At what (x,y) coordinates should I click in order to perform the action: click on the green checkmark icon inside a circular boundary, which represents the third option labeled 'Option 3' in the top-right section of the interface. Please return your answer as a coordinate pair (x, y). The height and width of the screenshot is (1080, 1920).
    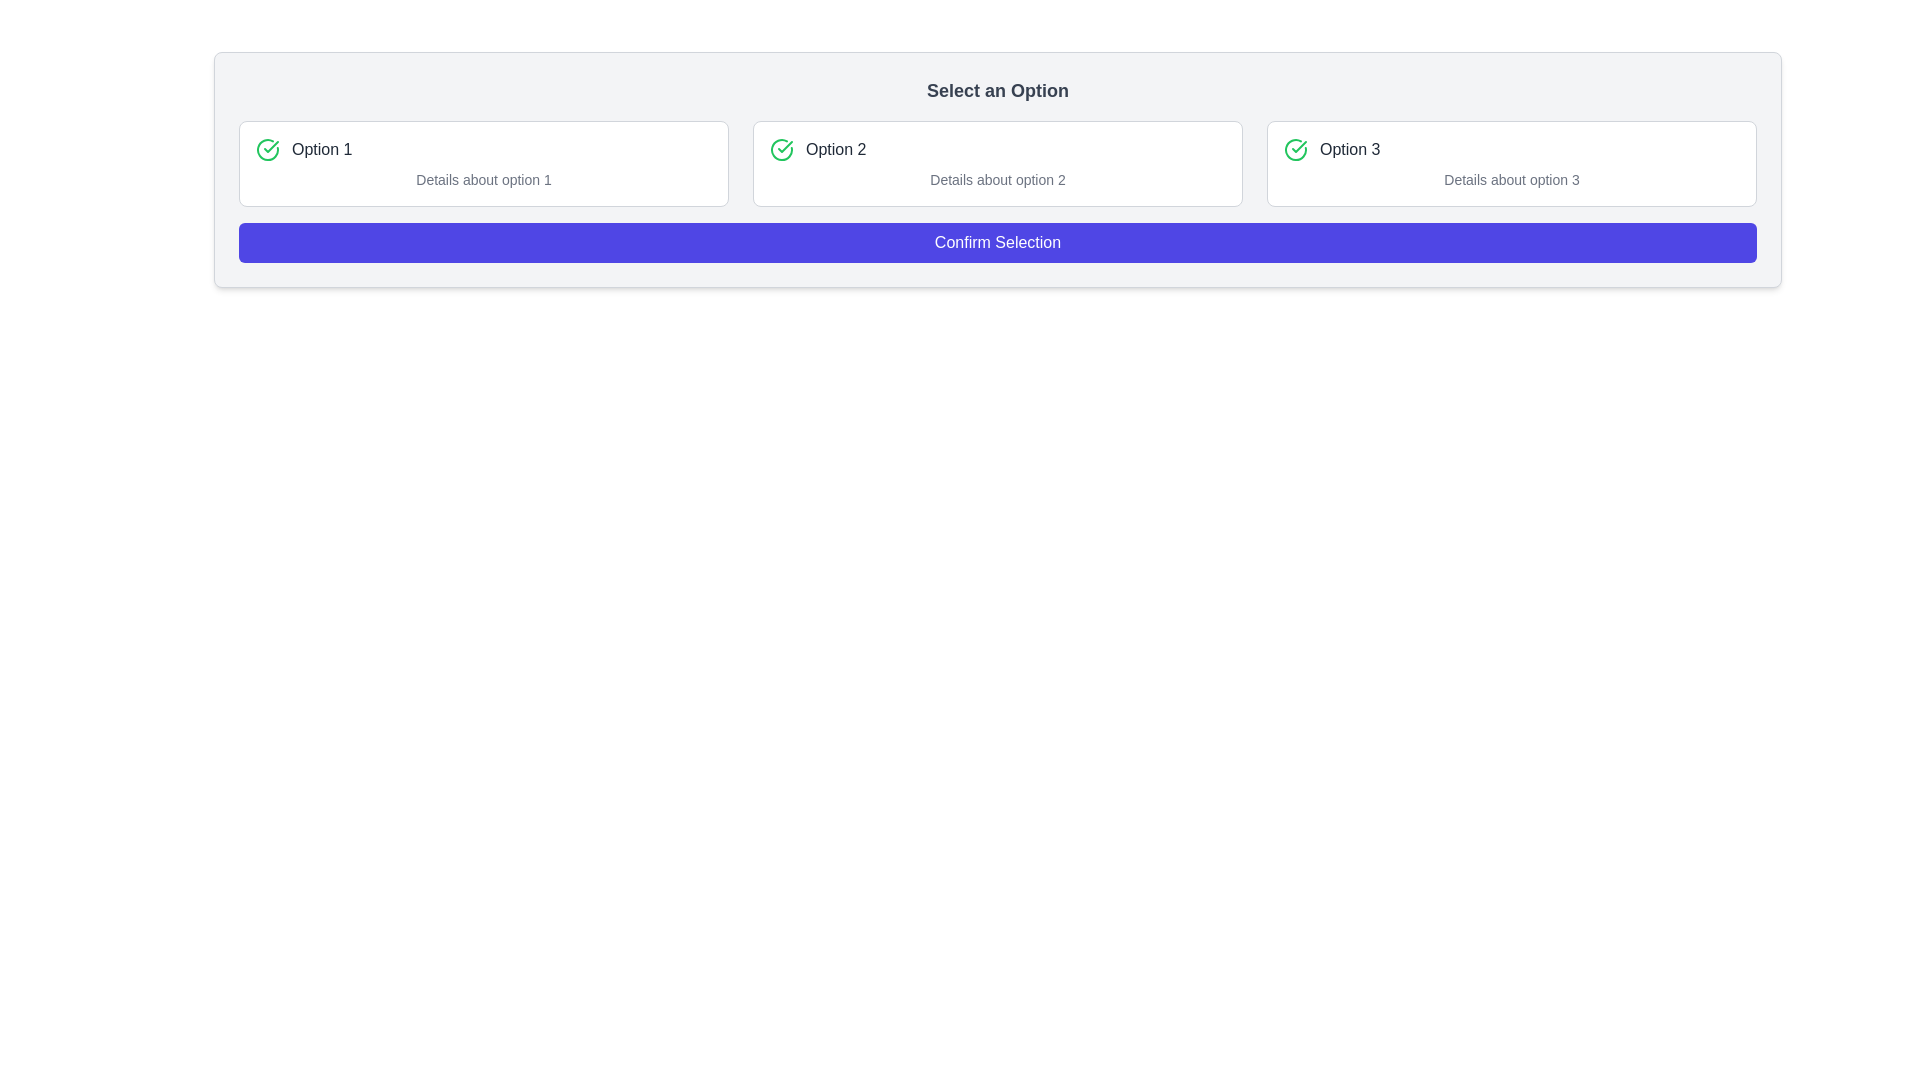
    Looking at the image, I should click on (1299, 145).